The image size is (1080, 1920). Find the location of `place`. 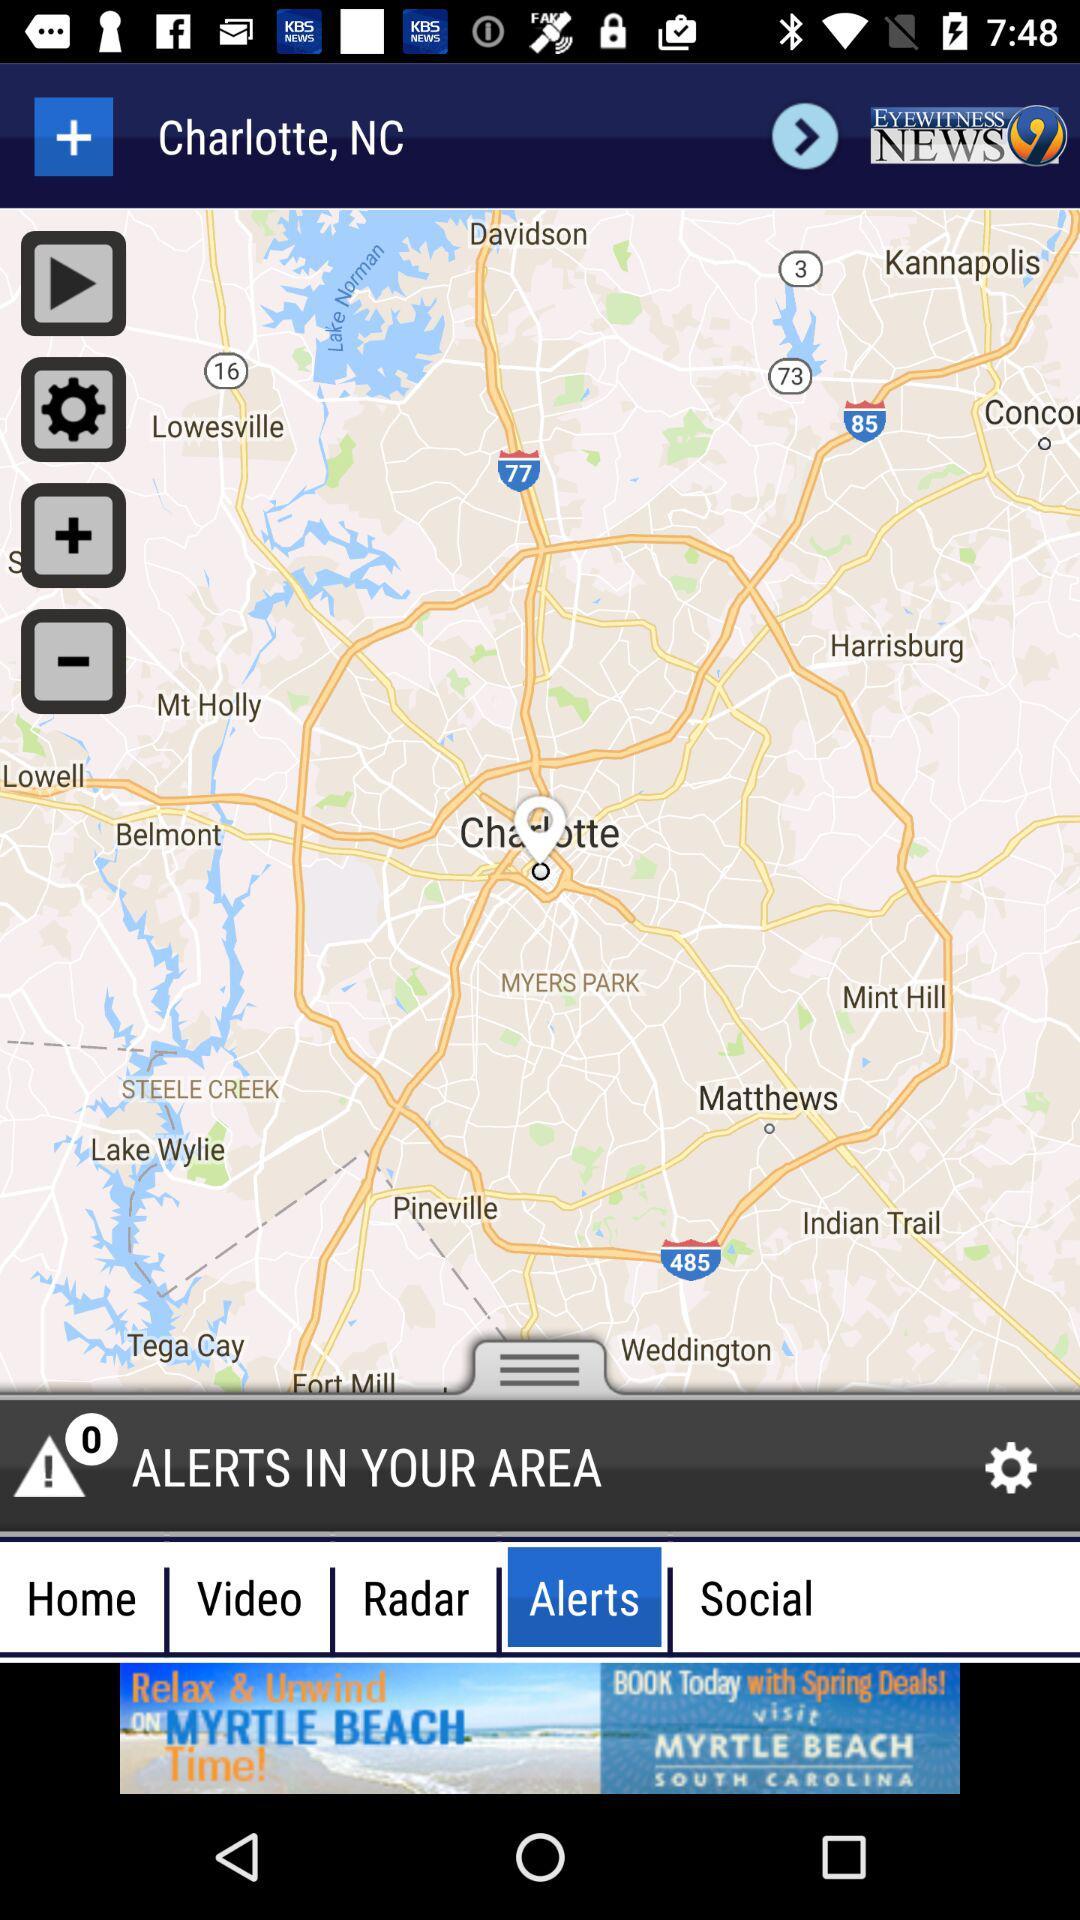

place is located at coordinates (72, 135).